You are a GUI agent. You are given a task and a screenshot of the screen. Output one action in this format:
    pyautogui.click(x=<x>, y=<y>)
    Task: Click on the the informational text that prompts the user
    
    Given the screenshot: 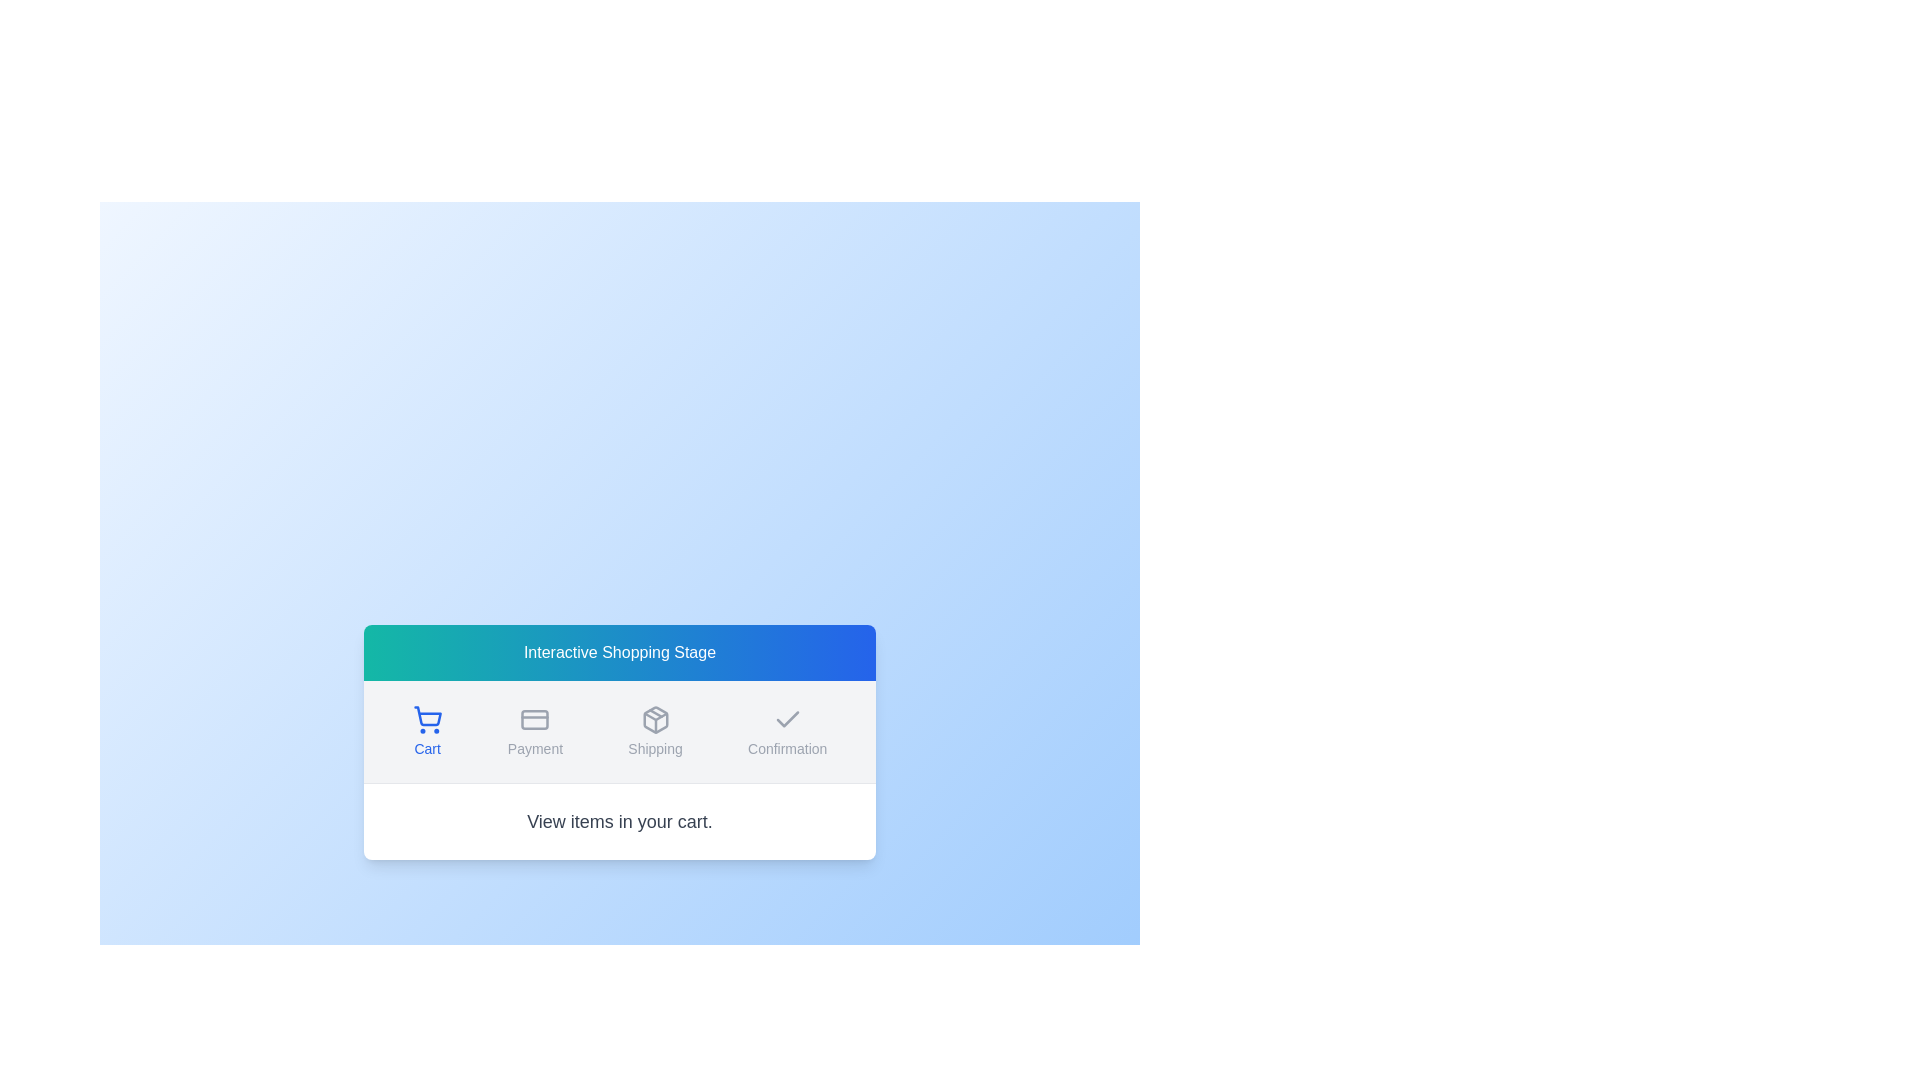 What is the action you would take?
    pyautogui.click(x=618, y=821)
    